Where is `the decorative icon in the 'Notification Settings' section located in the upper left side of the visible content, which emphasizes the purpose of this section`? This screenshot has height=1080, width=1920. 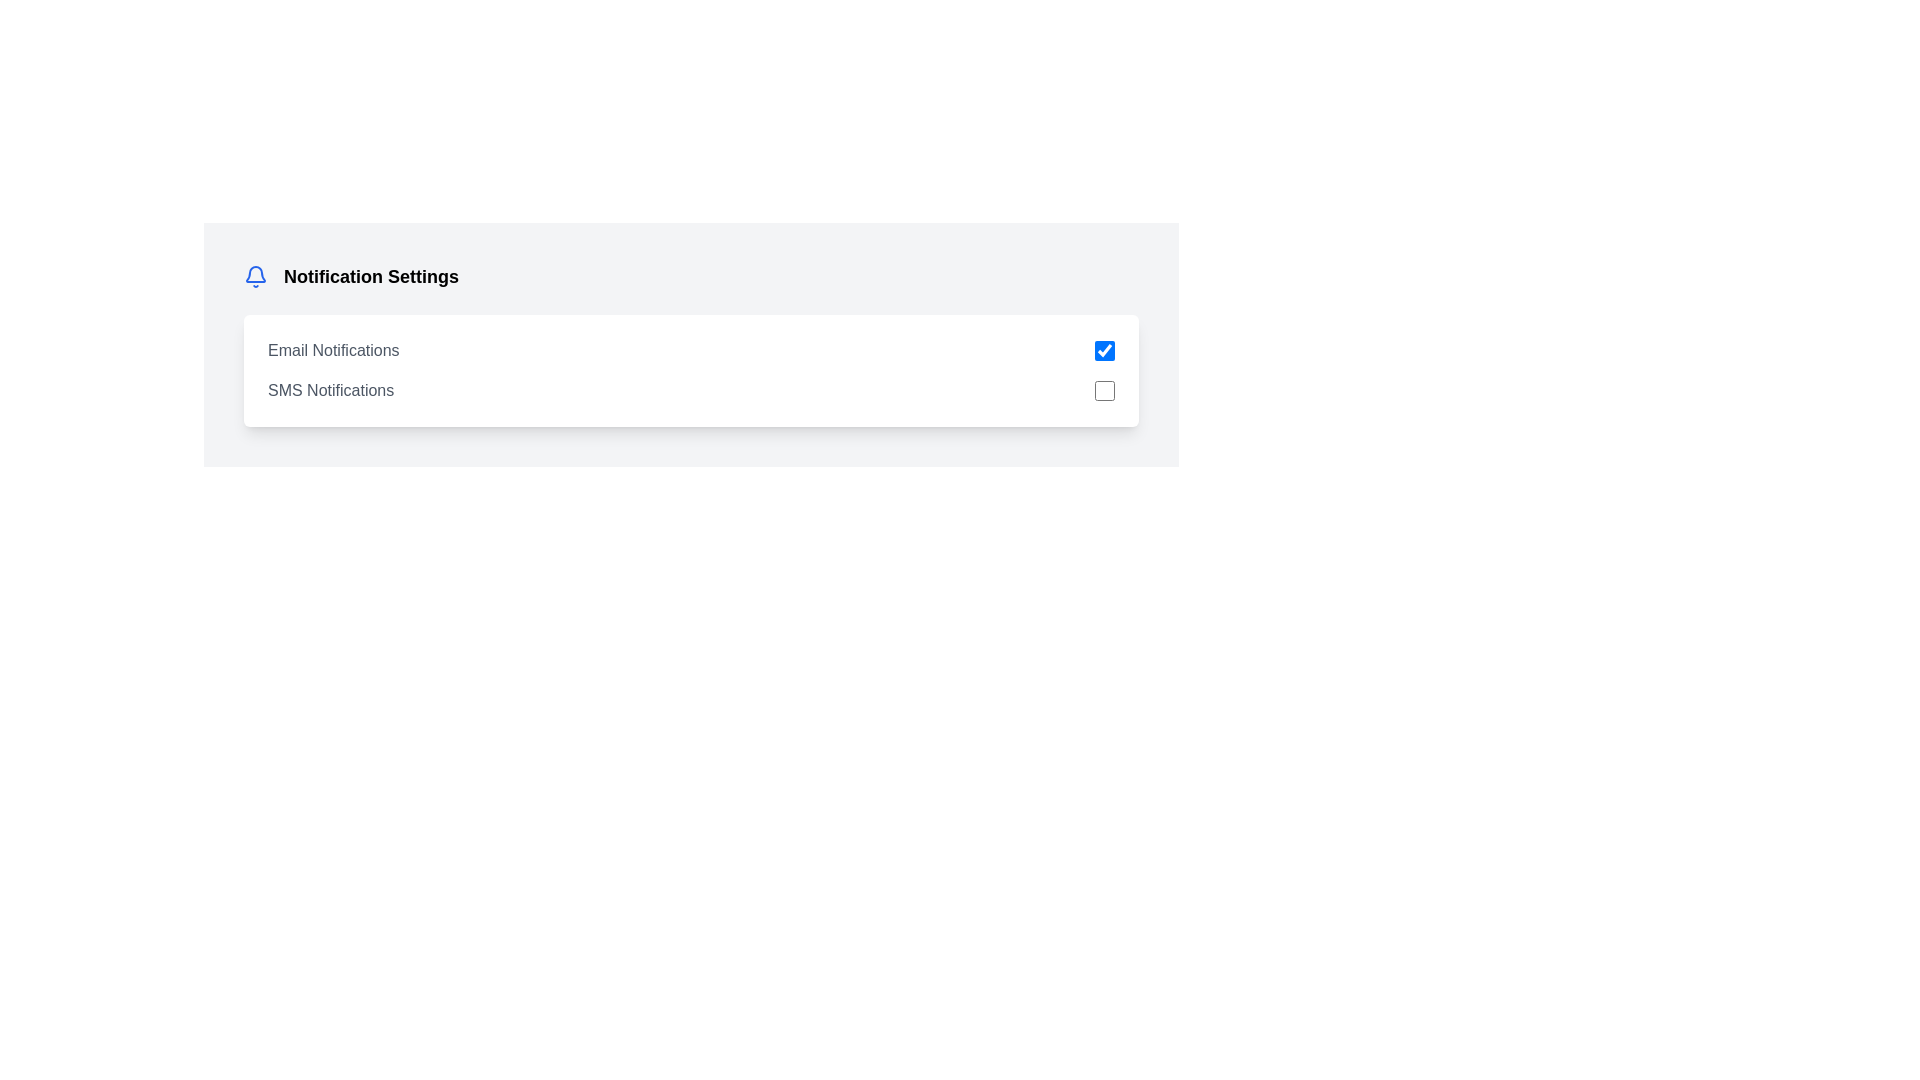 the decorative icon in the 'Notification Settings' section located in the upper left side of the visible content, which emphasizes the purpose of this section is located at coordinates (254, 274).